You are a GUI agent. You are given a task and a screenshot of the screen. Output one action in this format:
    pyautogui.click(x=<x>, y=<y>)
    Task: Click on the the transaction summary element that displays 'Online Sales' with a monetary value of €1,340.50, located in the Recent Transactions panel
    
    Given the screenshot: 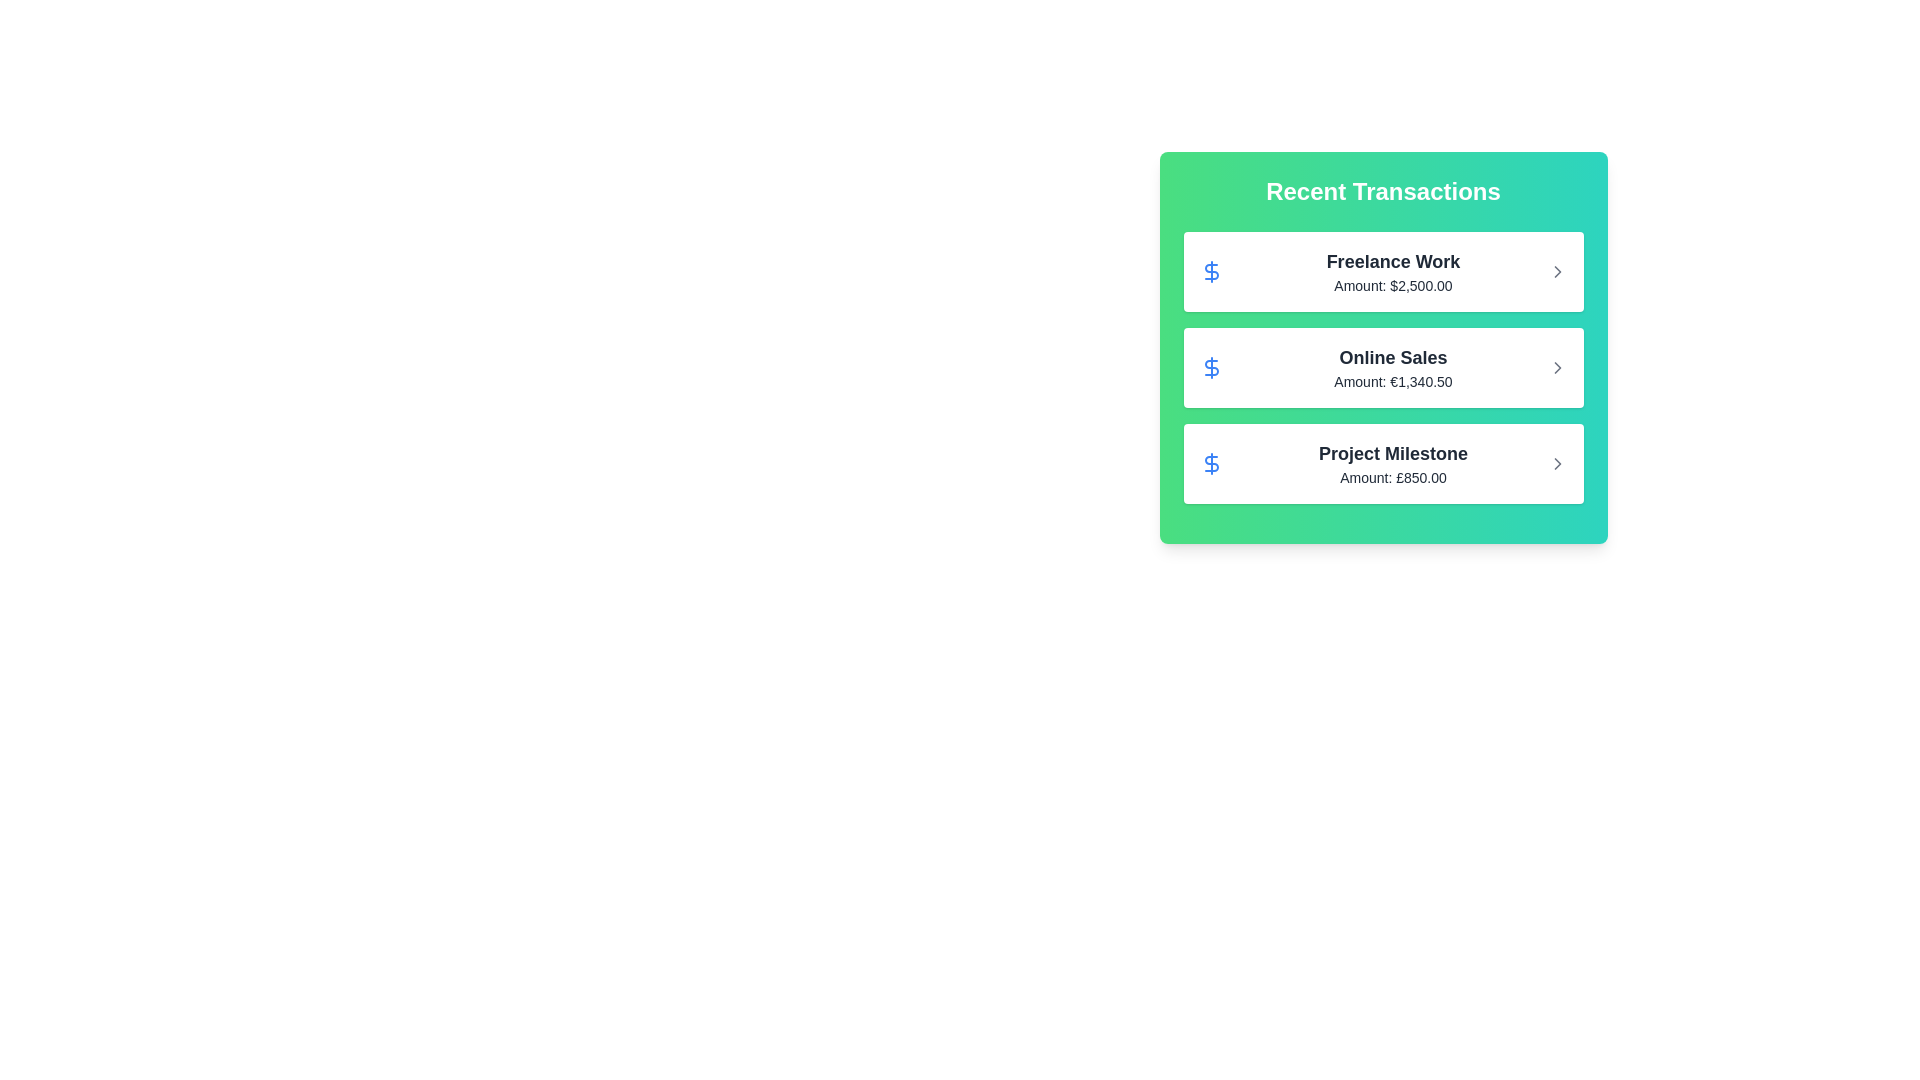 What is the action you would take?
    pyautogui.click(x=1392, y=367)
    